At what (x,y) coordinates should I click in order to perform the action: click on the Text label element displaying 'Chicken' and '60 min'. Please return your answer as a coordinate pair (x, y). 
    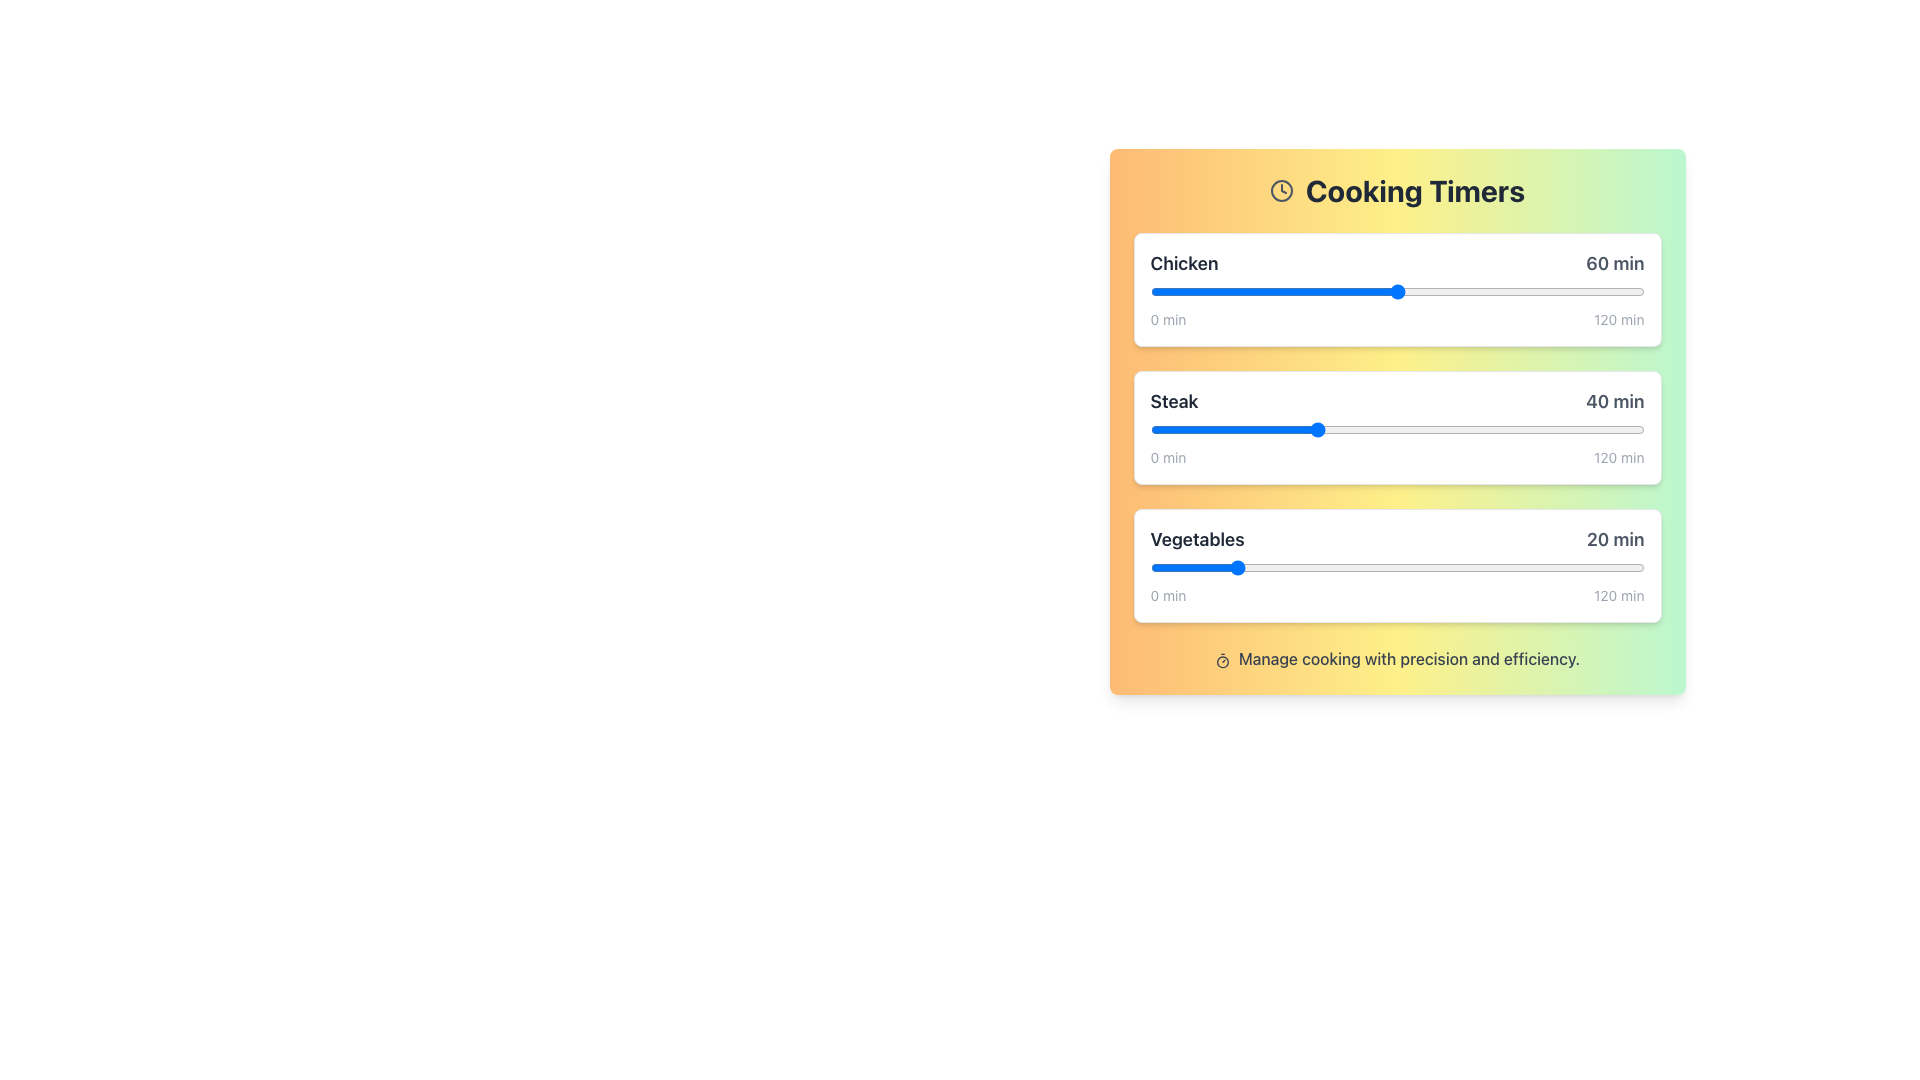
    Looking at the image, I should click on (1396, 262).